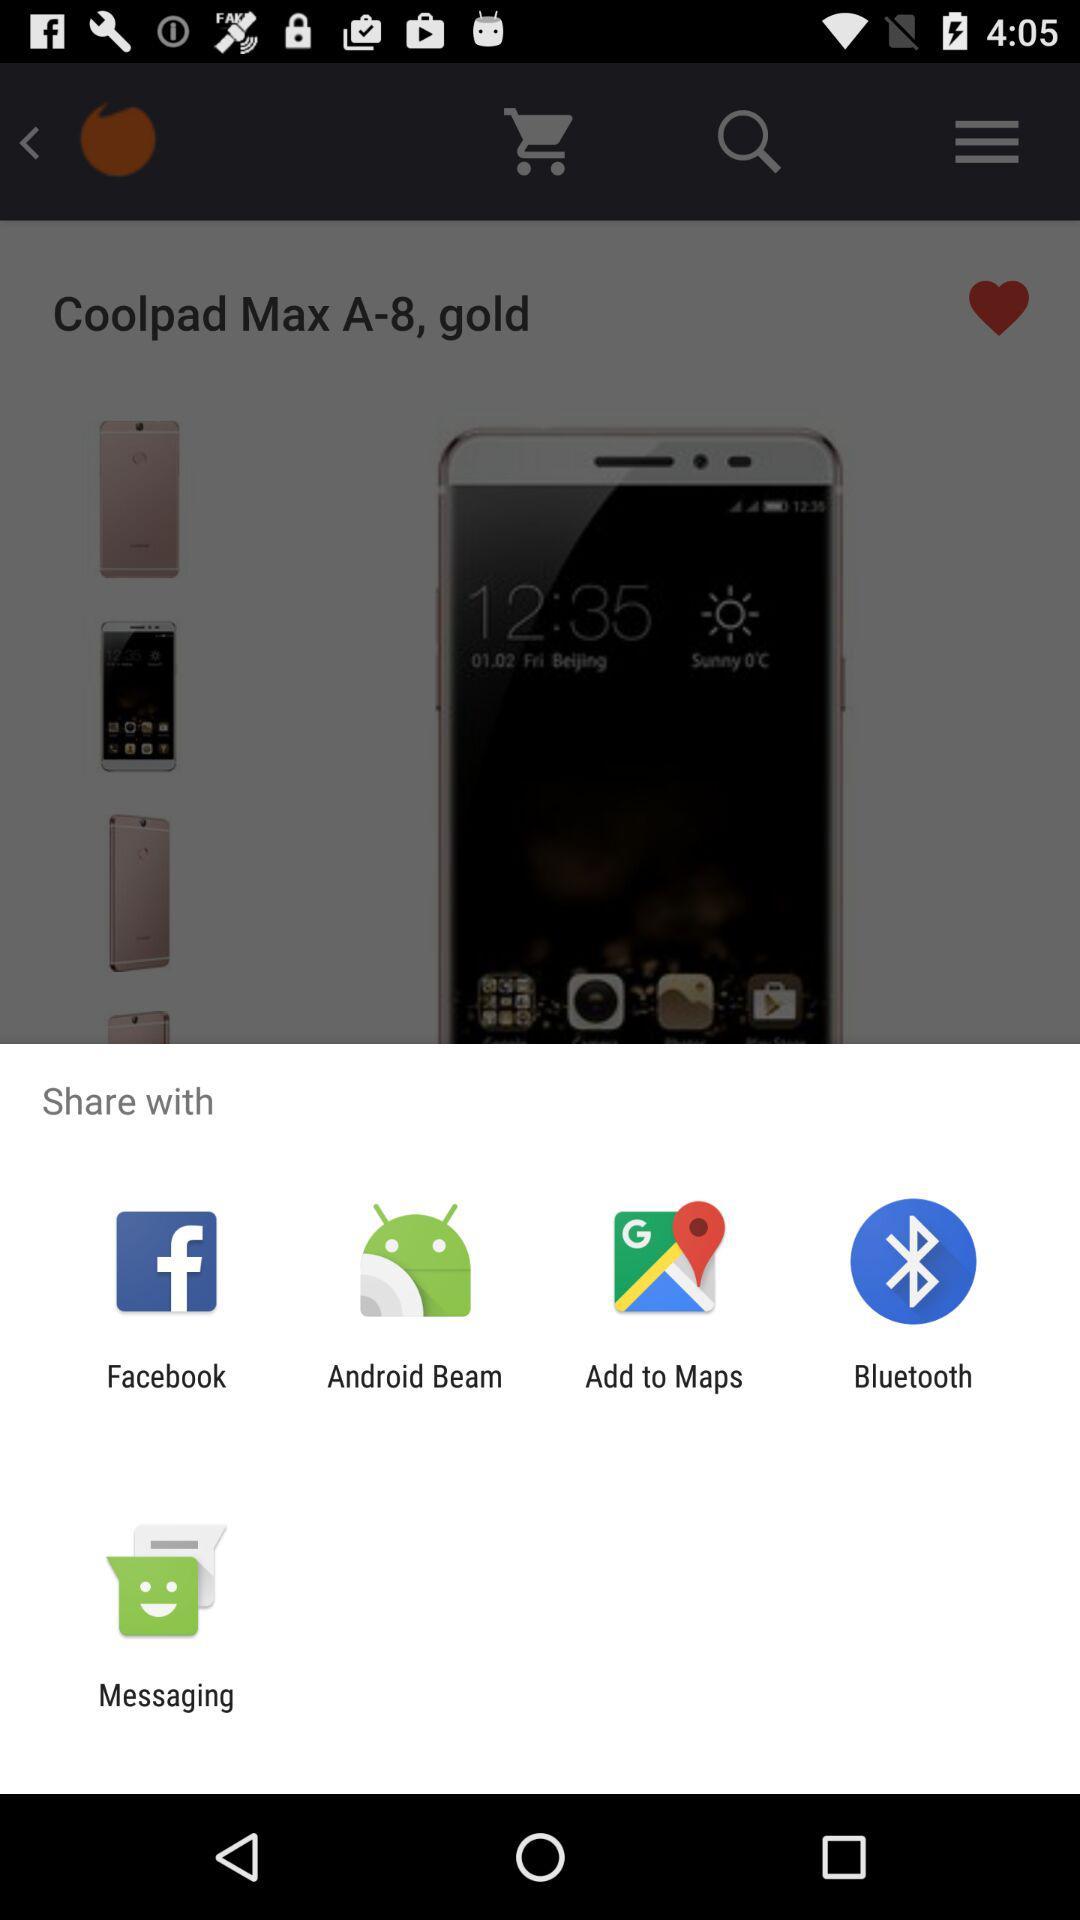 Image resolution: width=1080 pixels, height=1920 pixels. Describe the element at coordinates (414, 1392) in the screenshot. I see `the android beam item` at that location.